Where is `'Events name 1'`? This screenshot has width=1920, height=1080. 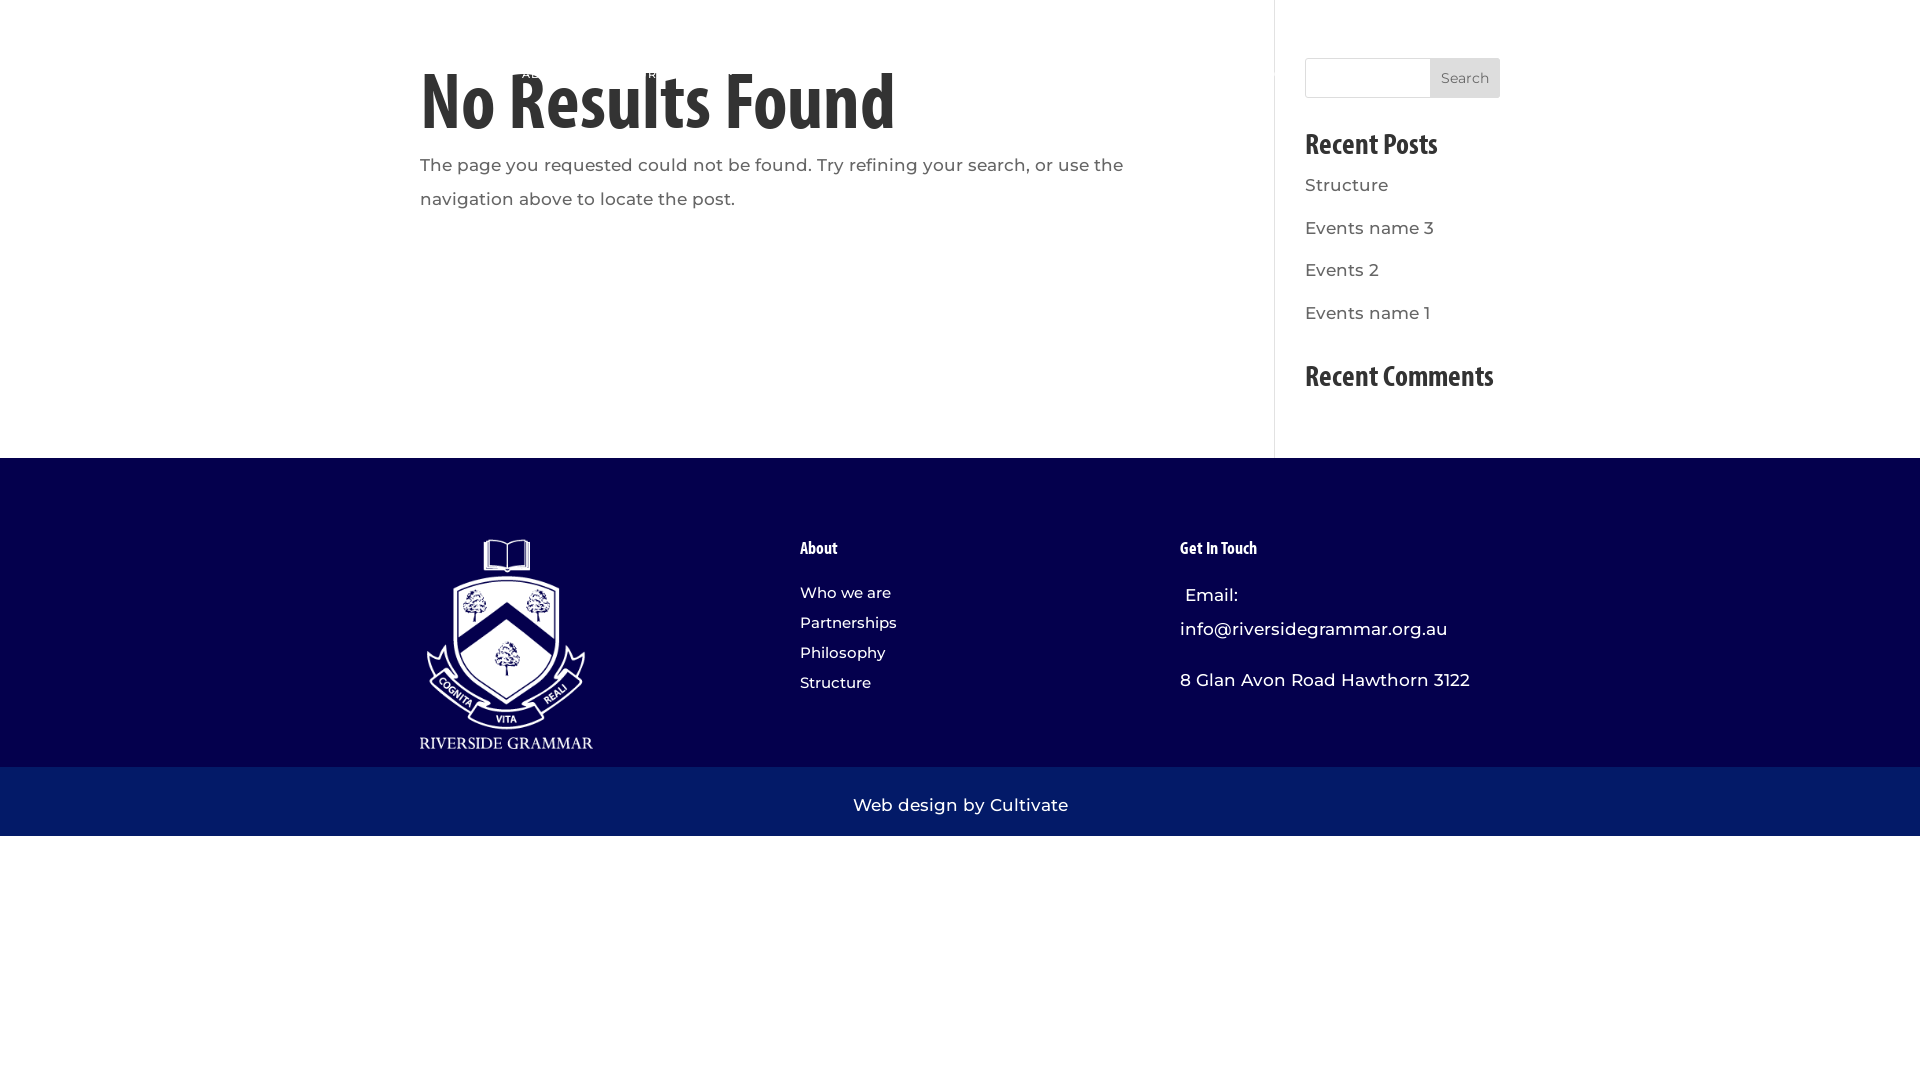
'Events name 1' is located at coordinates (1366, 312).